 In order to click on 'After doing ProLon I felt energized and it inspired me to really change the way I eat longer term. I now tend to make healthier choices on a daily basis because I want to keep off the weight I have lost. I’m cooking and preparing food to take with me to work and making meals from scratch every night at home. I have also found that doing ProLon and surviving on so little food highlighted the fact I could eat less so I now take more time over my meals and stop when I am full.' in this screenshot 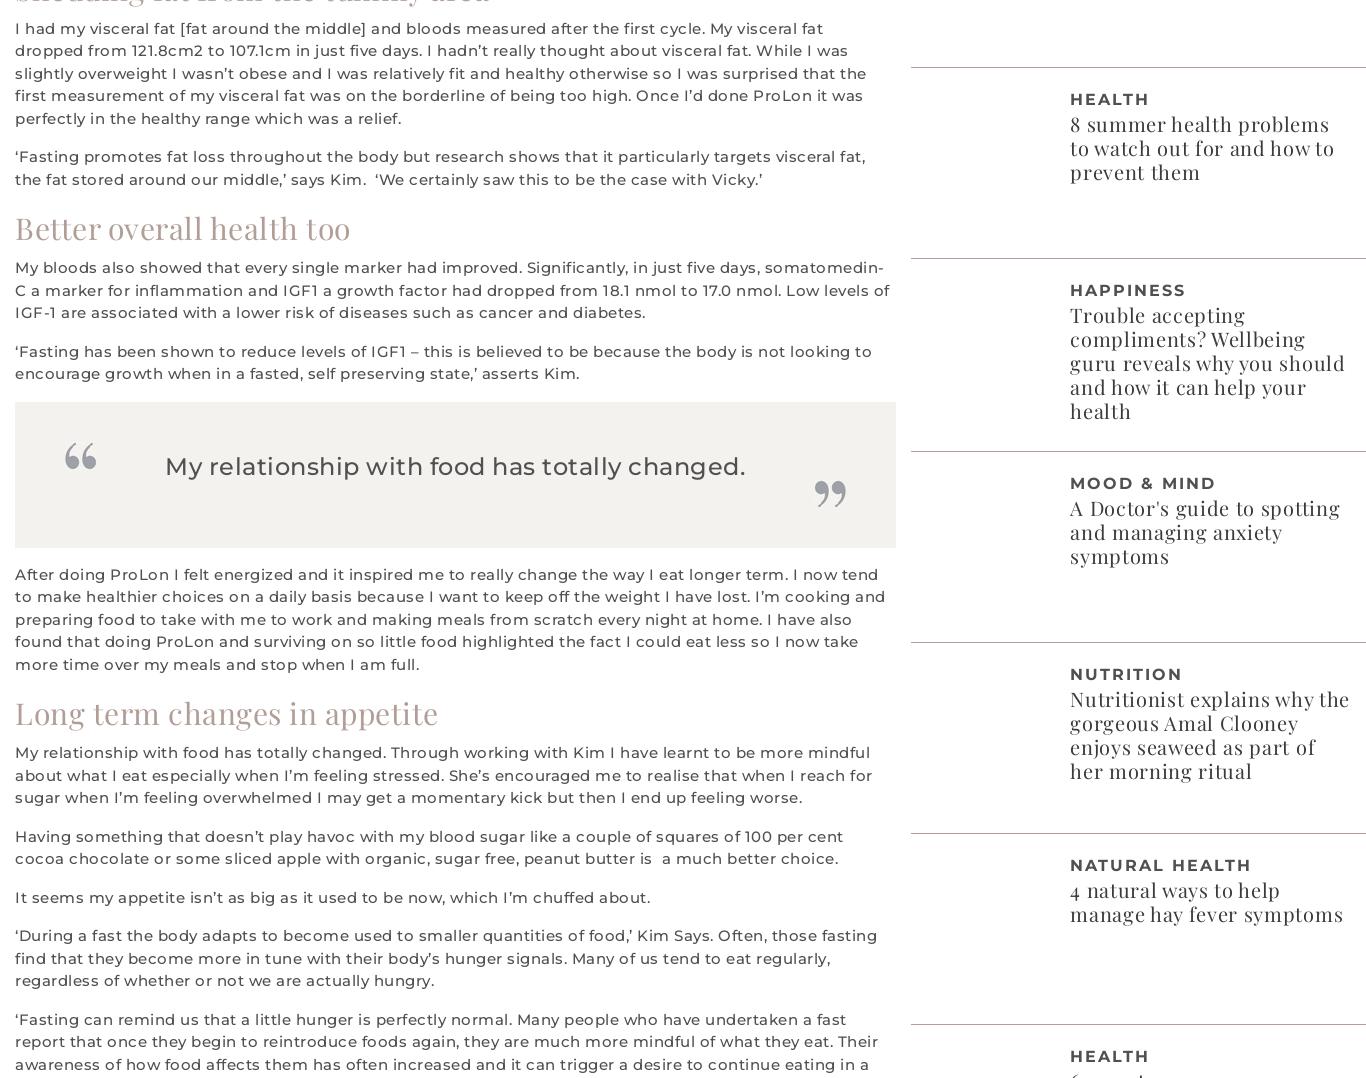, I will do `click(448, 617)`.